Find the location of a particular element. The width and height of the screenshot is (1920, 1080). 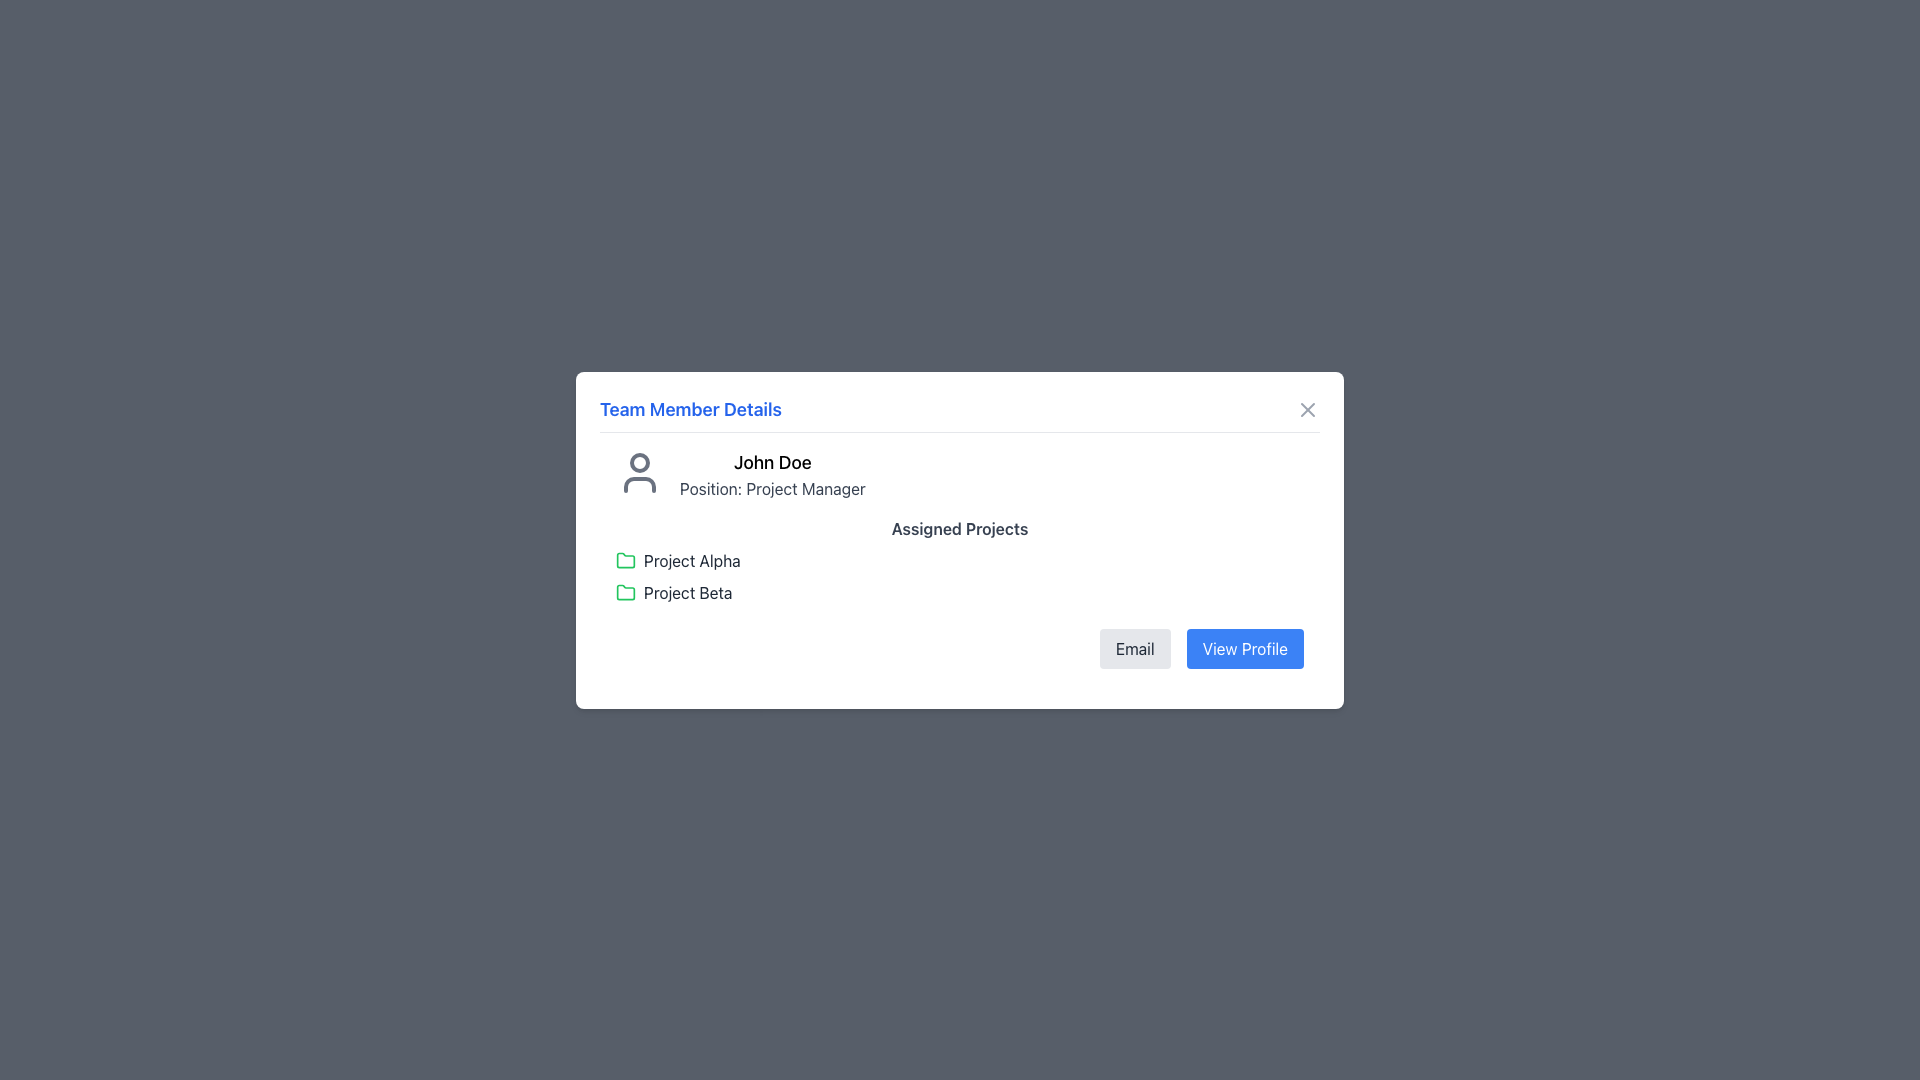

the Text Display element that presents the name and job position of the individual associated with the profile being viewed, located to the right of the user profile icon in the upper left portion of the dialog box is located at coordinates (771, 474).